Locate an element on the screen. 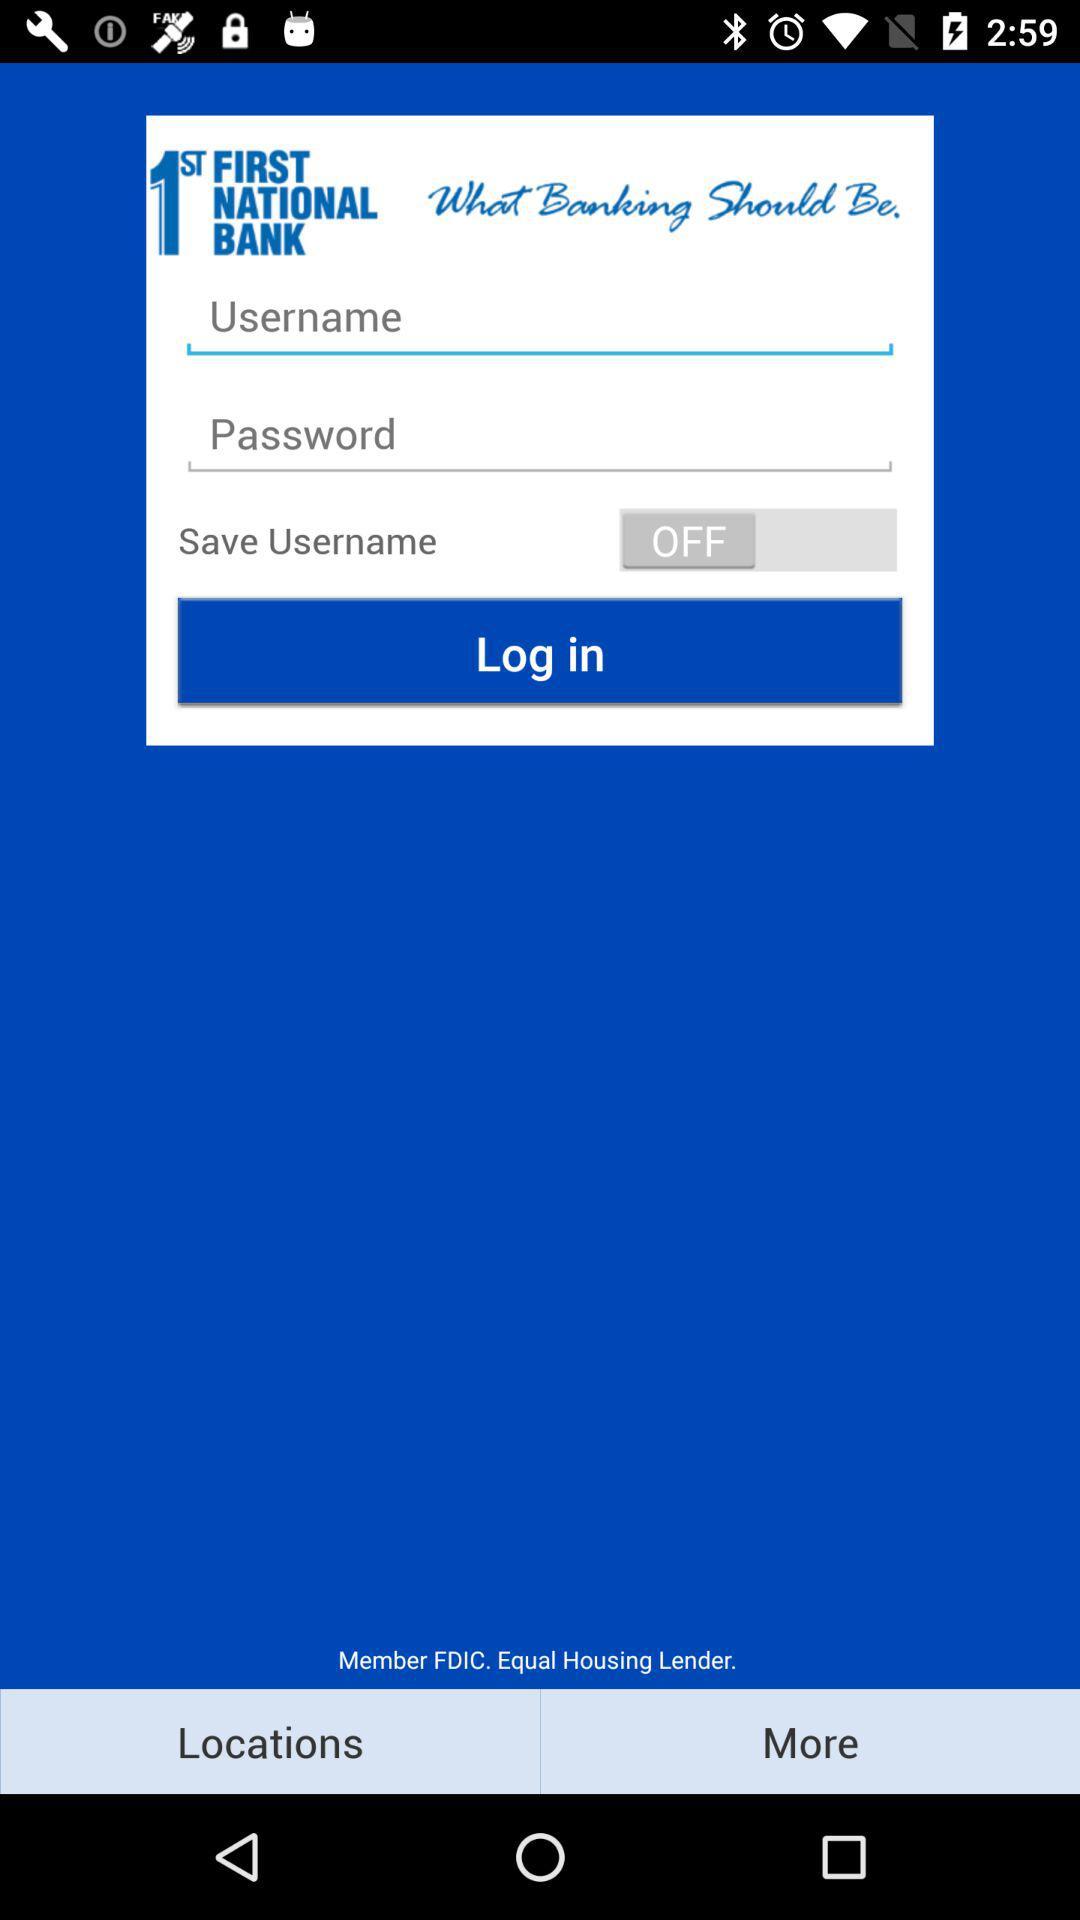 The image size is (1080, 1920). item next to the save username is located at coordinates (758, 539).